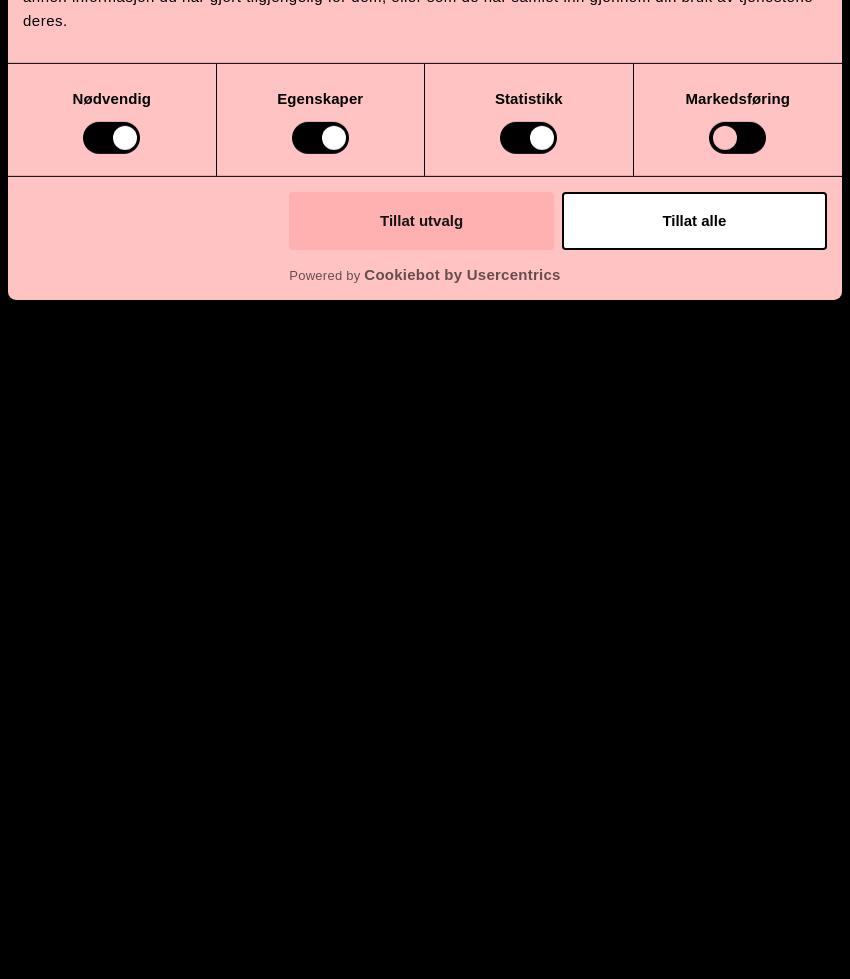  What do you see at coordinates (693, 220) in the screenshot?
I see `'Tillat alle'` at bounding box center [693, 220].